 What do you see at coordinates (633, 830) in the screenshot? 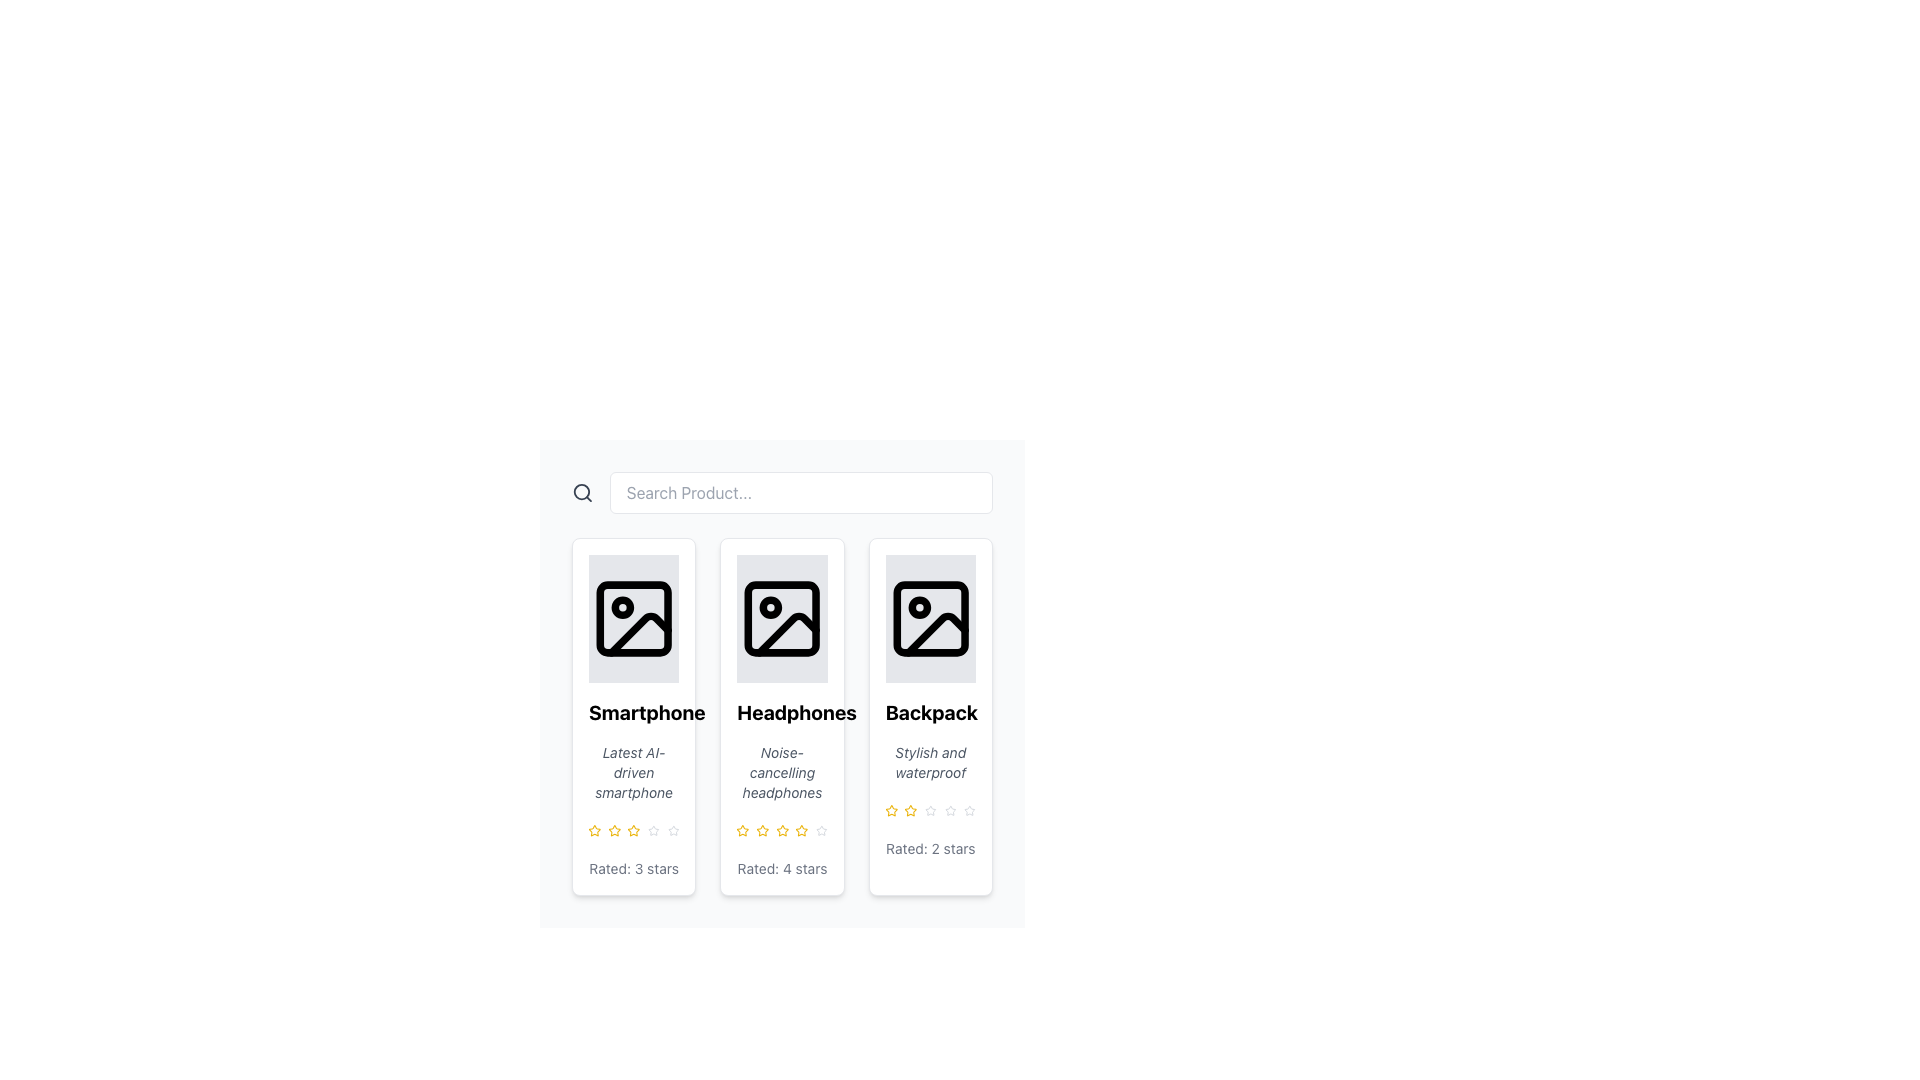
I see `the third star icon` at bounding box center [633, 830].